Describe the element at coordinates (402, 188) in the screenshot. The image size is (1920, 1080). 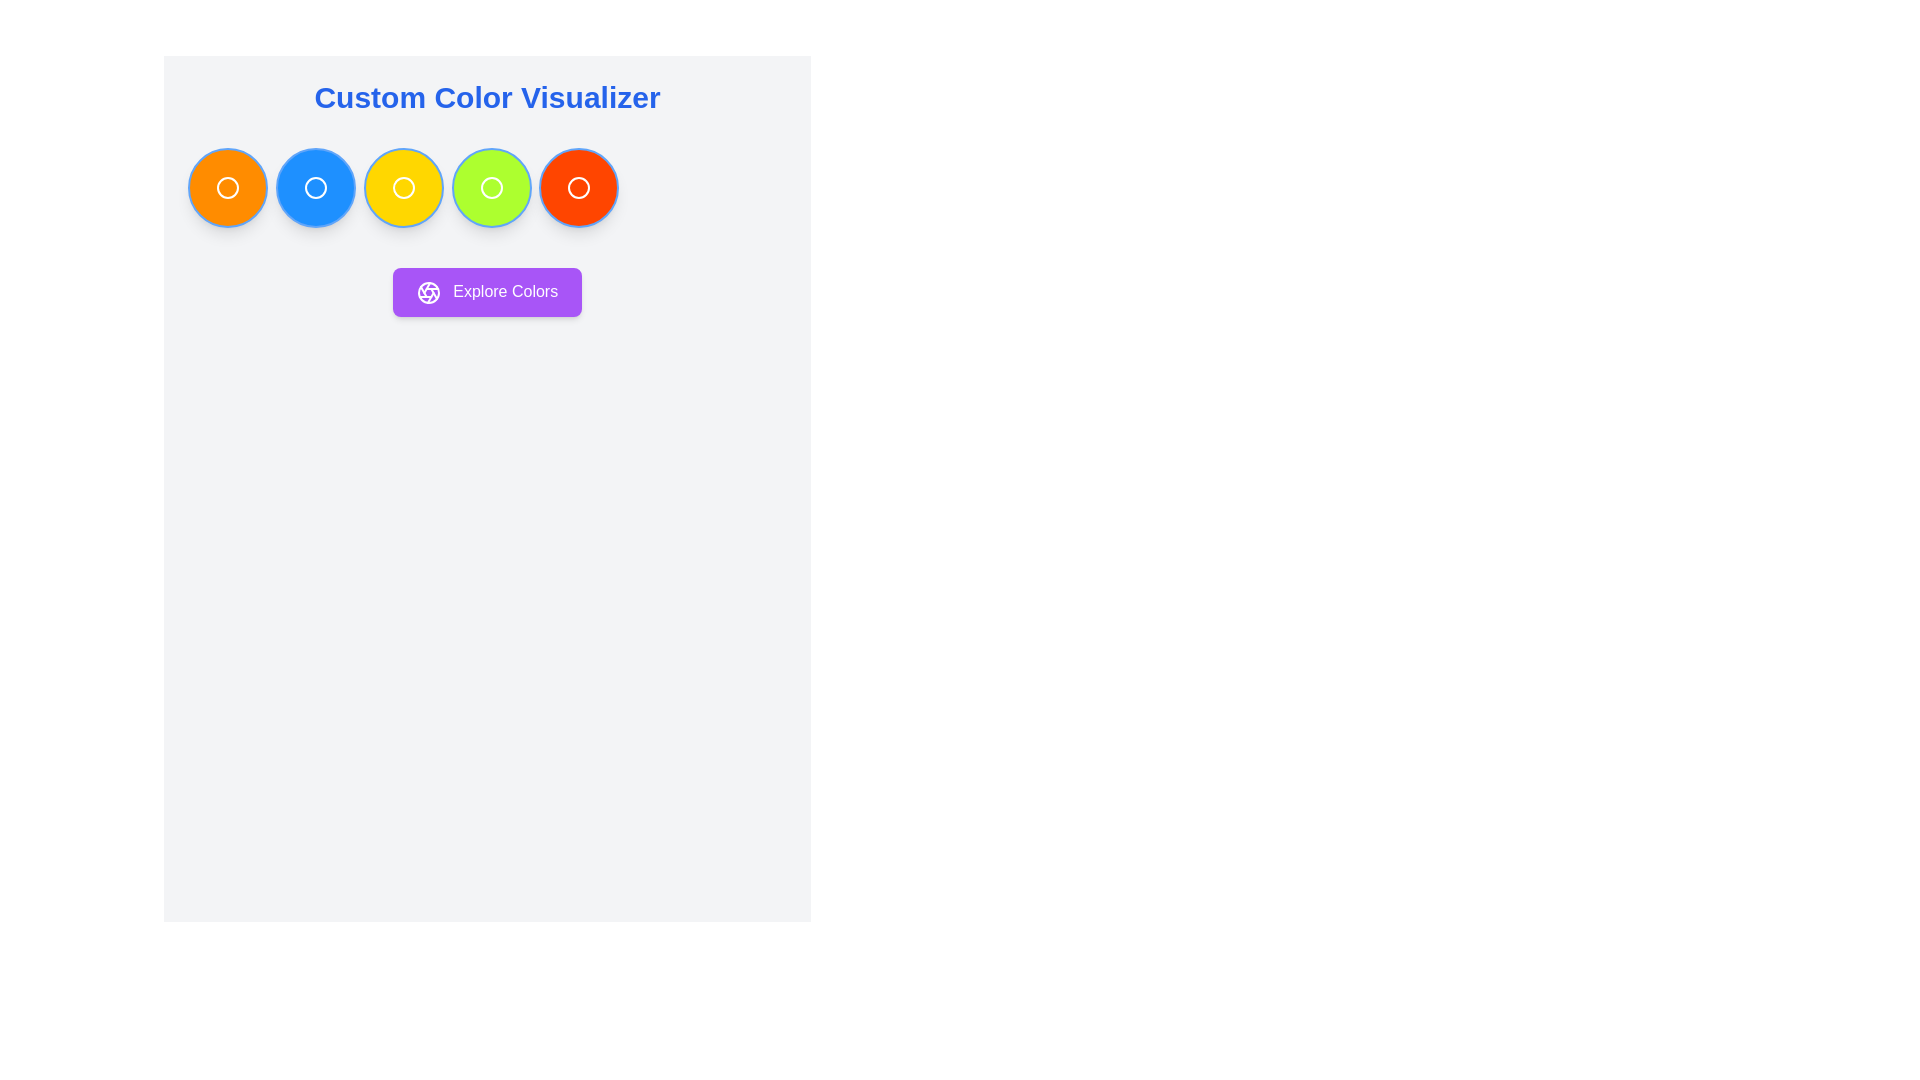
I see `the third yellow circle with a white border in the sequence of five colored circles located below the title 'Custom Color Visualizer'` at that location.